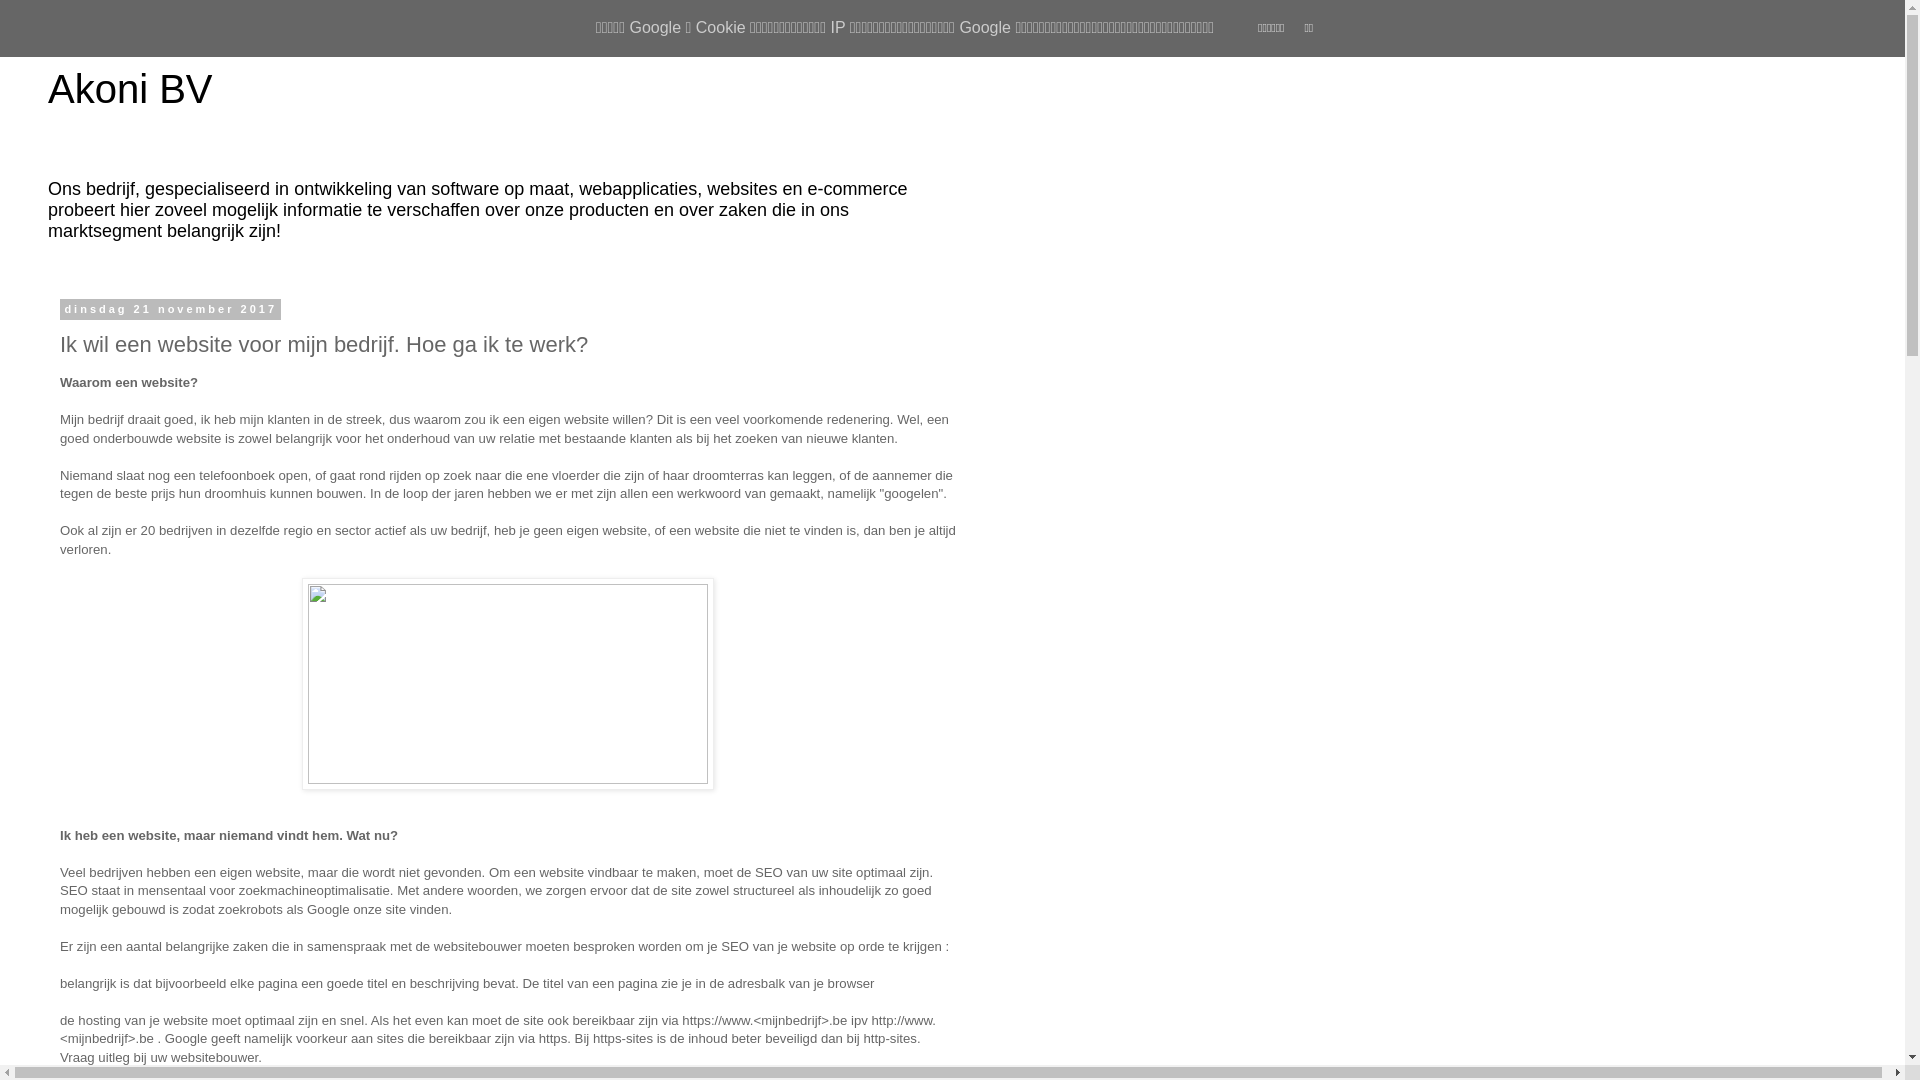 Image resolution: width=1920 pixels, height=1080 pixels. What do you see at coordinates (129, 87) in the screenshot?
I see `'Akoni BV'` at bounding box center [129, 87].